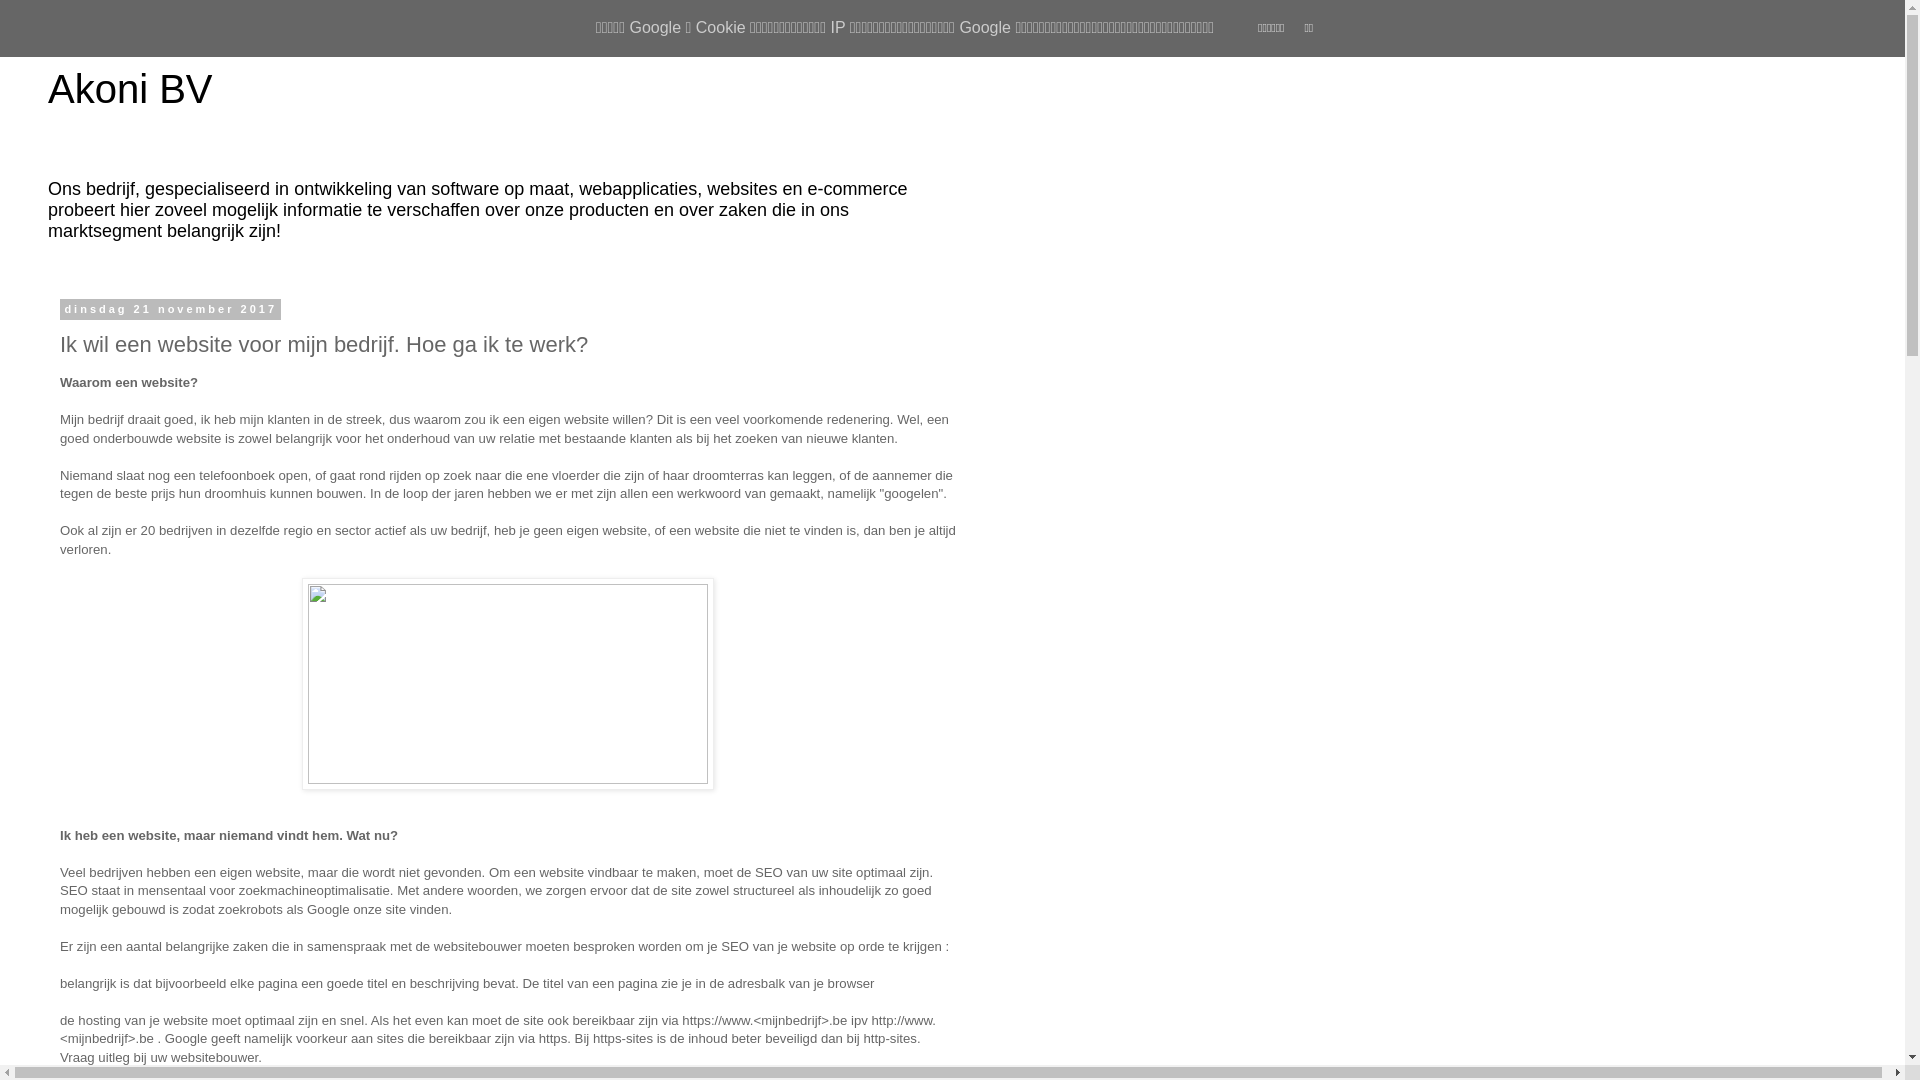 Image resolution: width=1920 pixels, height=1080 pixels. What do you see at coordinates (129, 87) in the screenshot?
I see `'Akoni BV'` at bounding box center [129, 87].